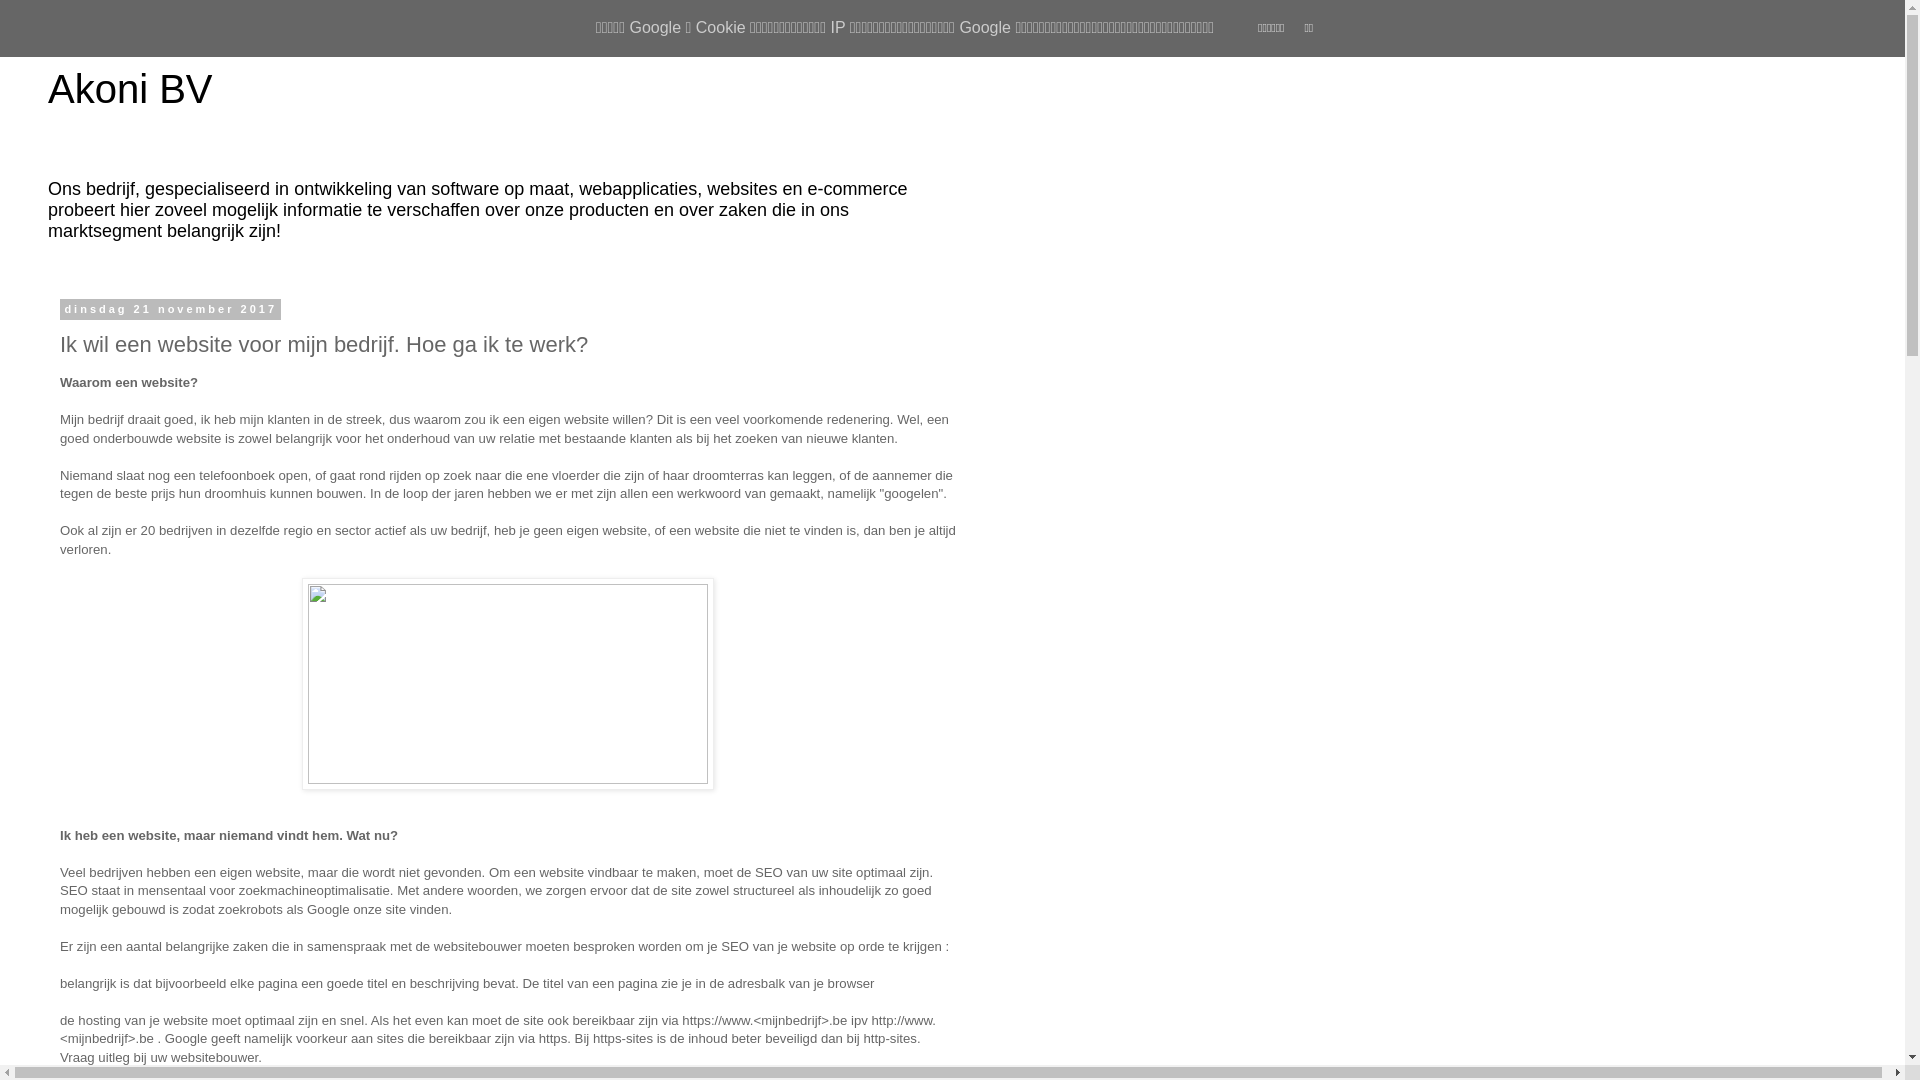 Image resolution: width=1920 pixels, height=1080 pixels. What do you see at coordinates (129, 87) in the screenshot?
I see `'Akoni BV'` at bounding box center [129, 87].